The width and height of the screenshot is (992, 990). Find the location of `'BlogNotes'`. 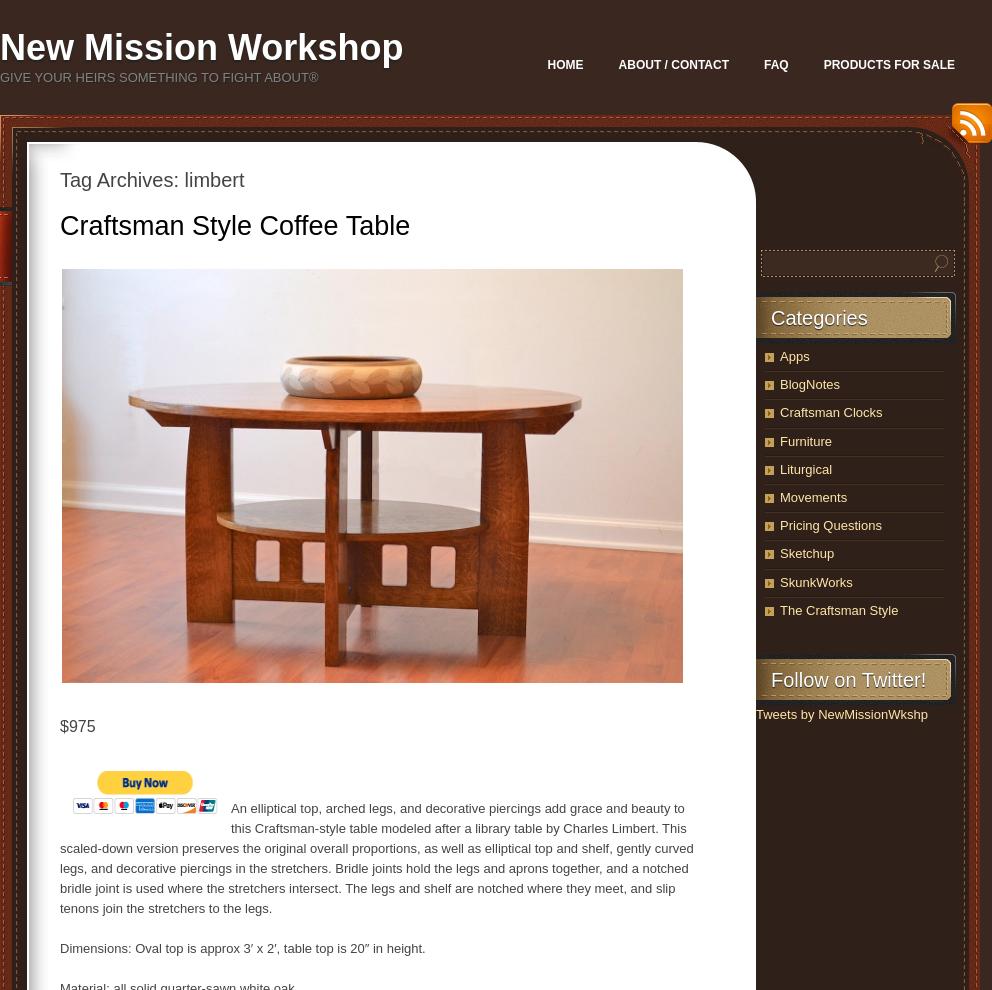

'BlogNotes' is located at coordinates (809, 384).